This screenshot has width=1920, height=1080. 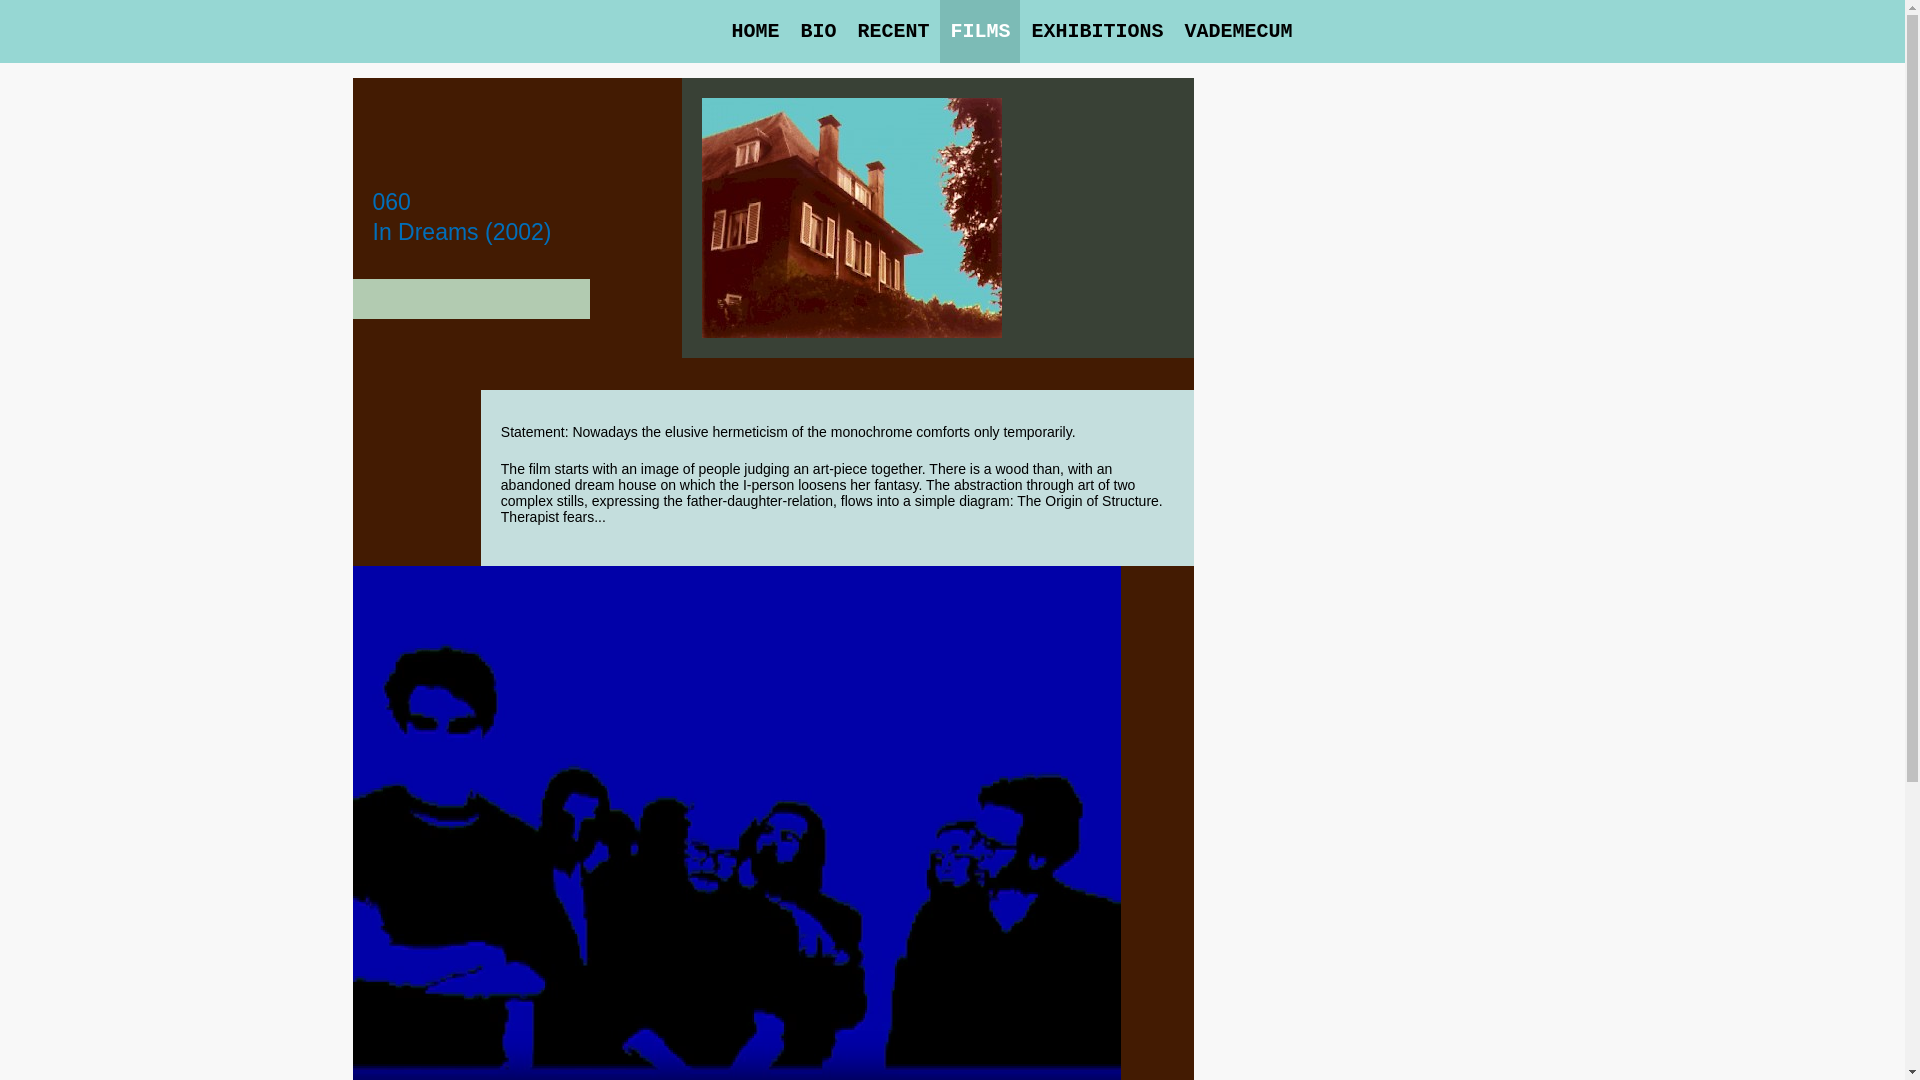 I want to click on 'VADEMECUM', so click(x=1237, y=31).